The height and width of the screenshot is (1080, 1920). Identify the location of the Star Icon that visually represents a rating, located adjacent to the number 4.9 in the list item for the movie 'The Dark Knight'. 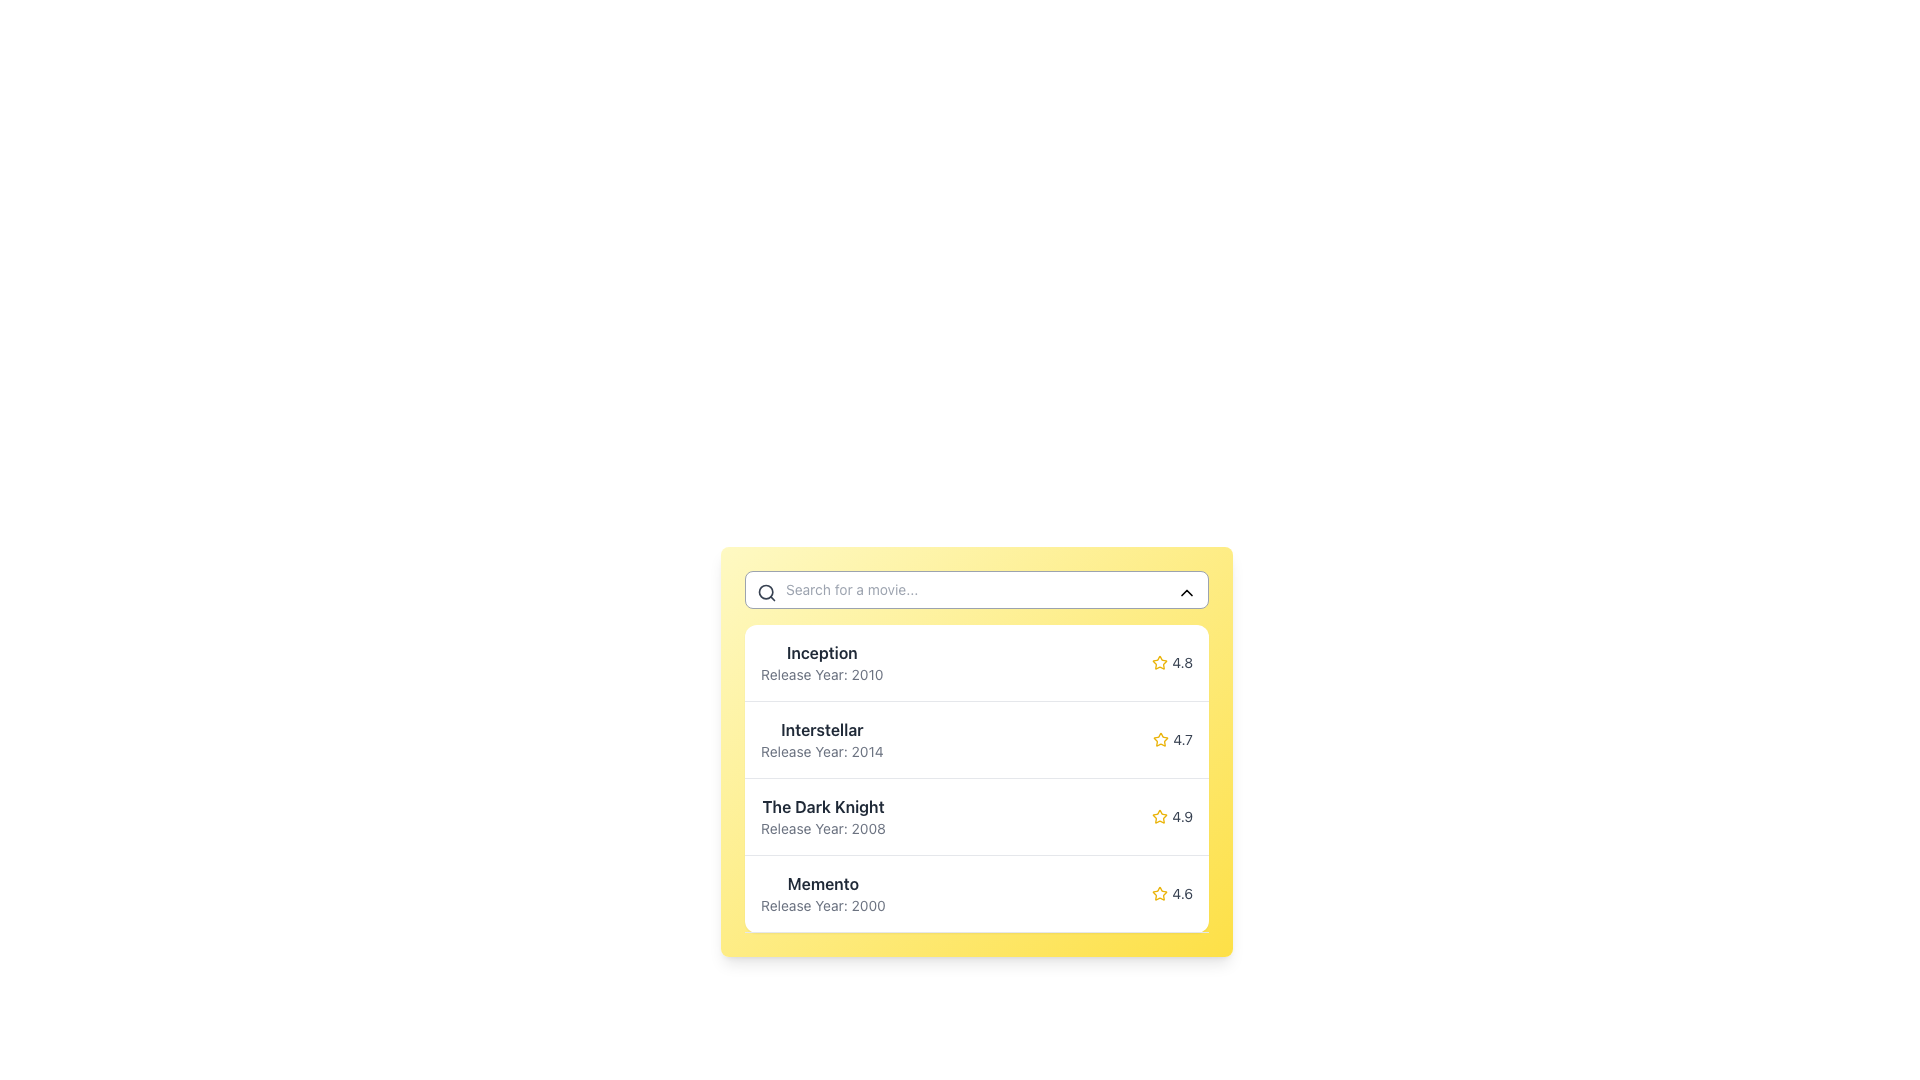
(1160, 817).